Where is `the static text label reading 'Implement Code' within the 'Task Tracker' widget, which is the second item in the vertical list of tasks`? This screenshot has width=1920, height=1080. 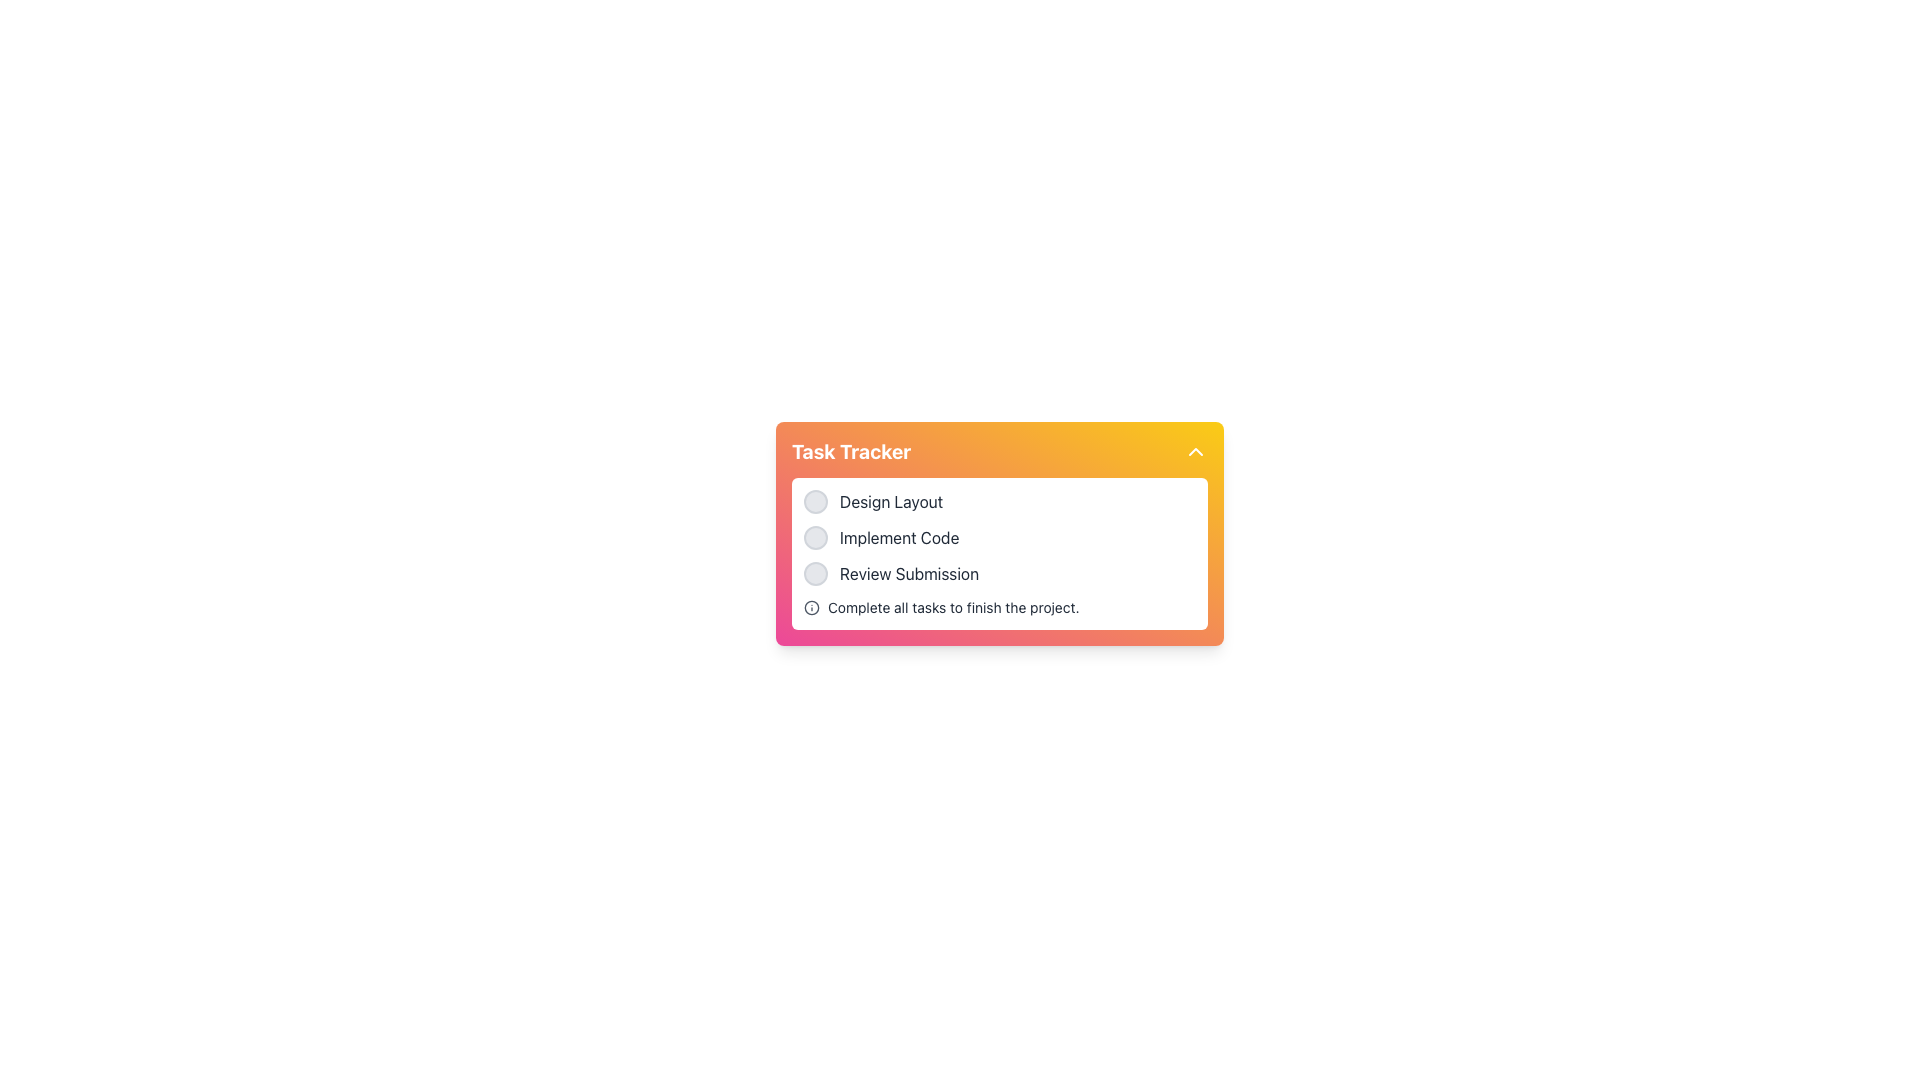
the static text label reading 'Implement Code' within the 'Task Tracker' widget, which is the second item in the vertical list of tasks is located at coordinates (898, 536).